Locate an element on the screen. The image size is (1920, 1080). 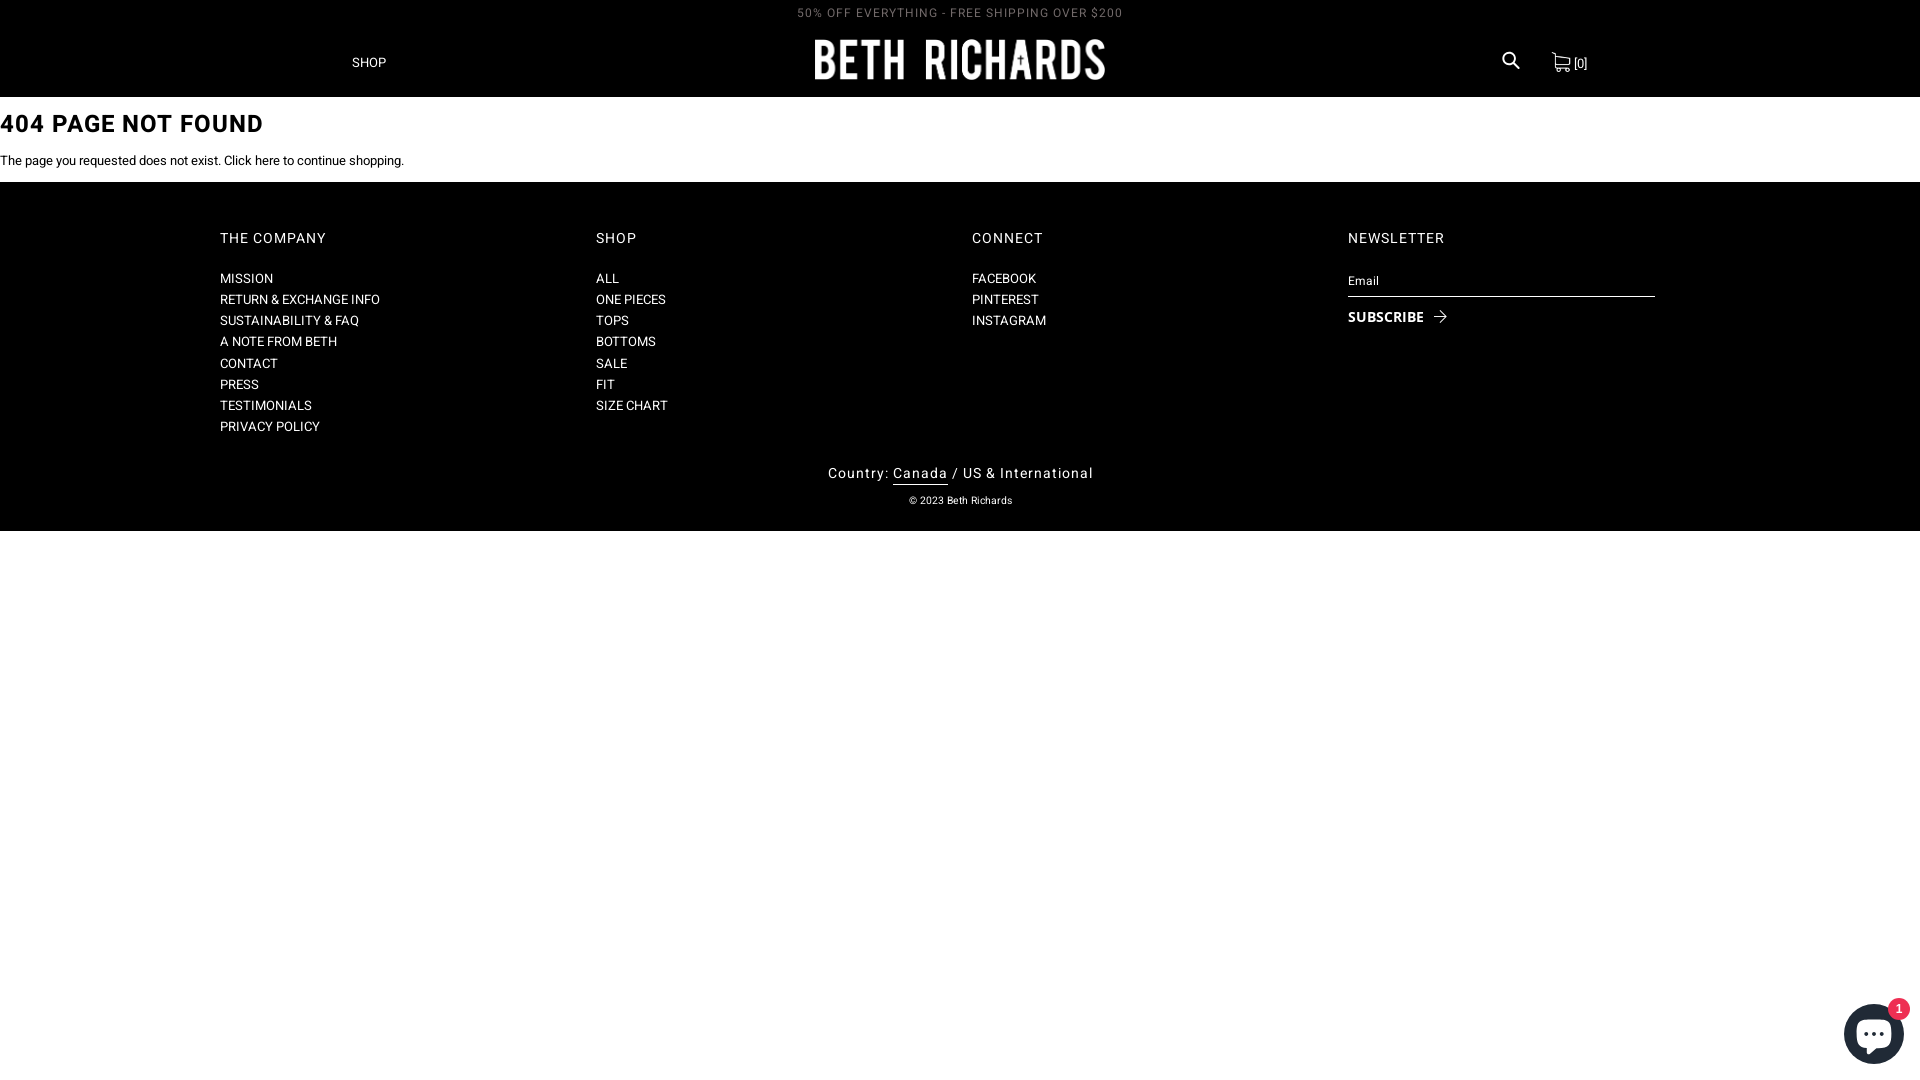
'US & International' is located at coordinates (1027, 473).